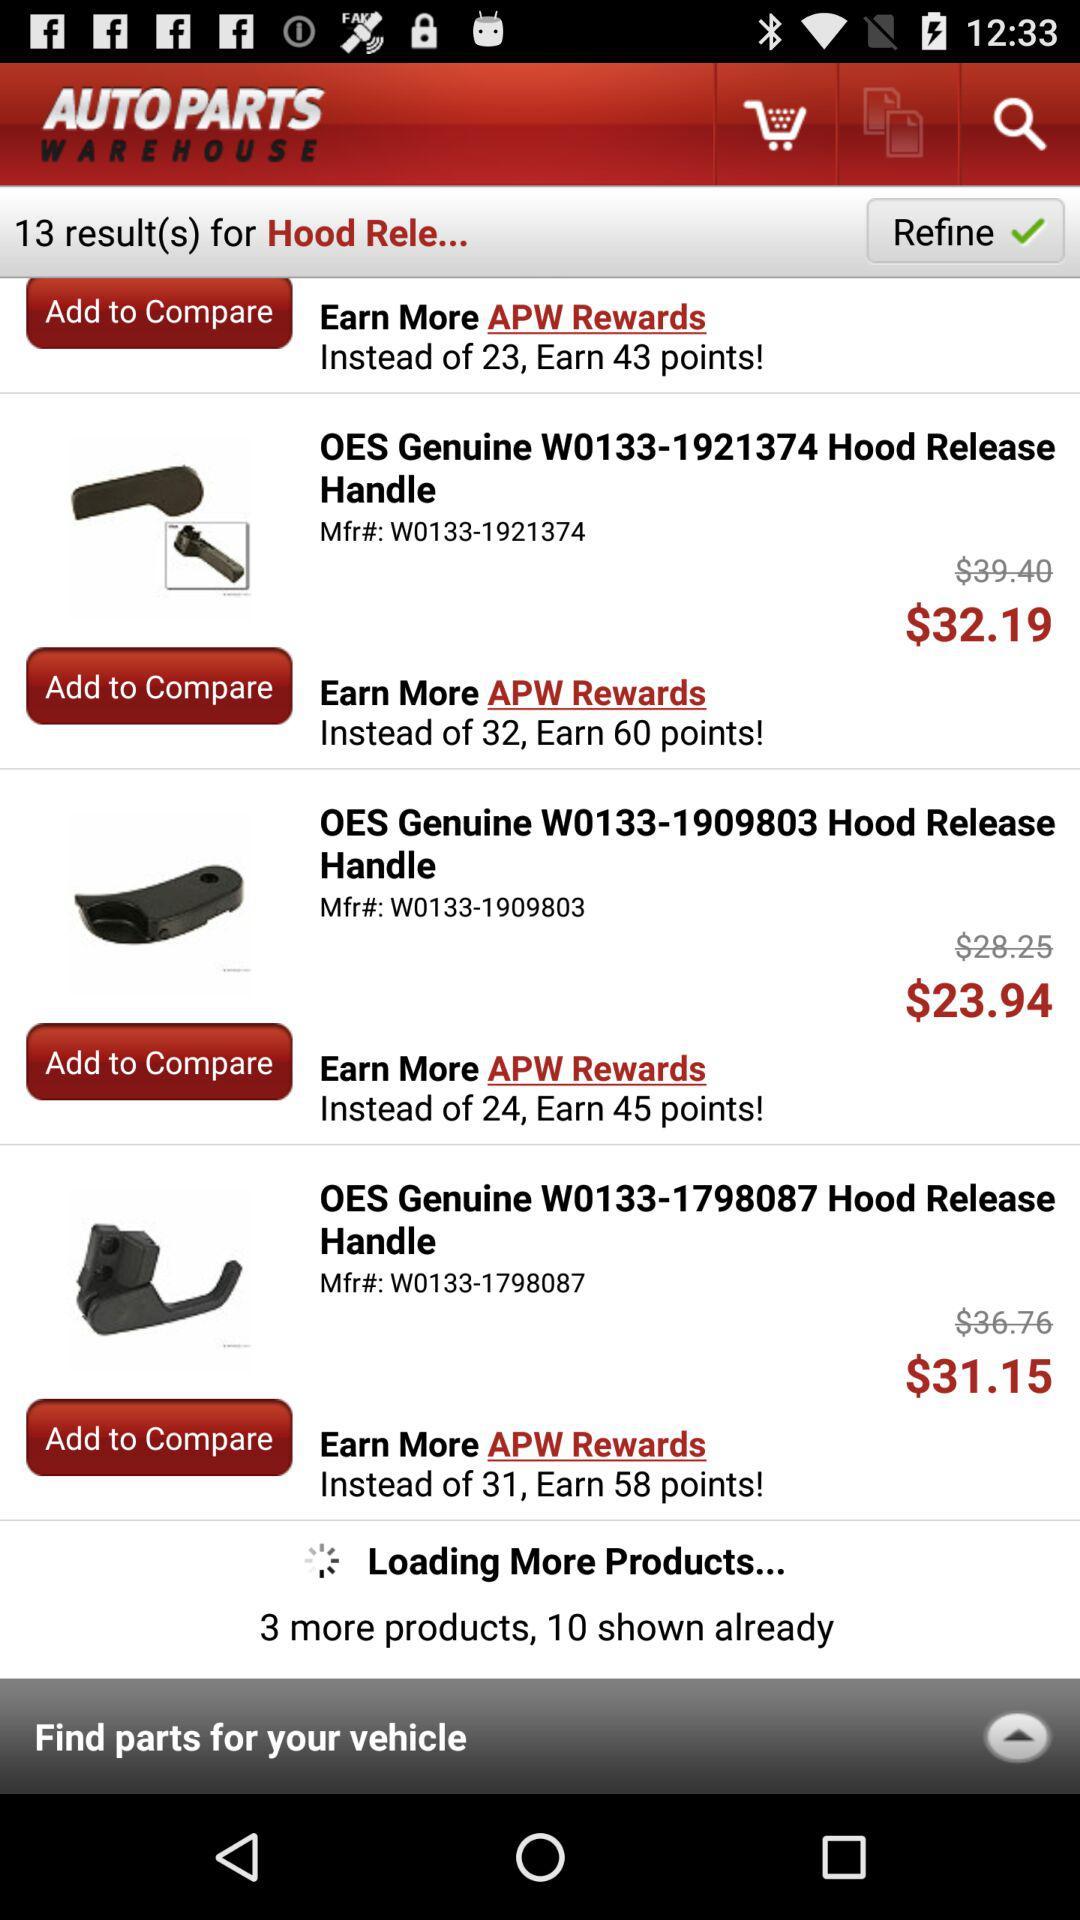 The height and width of the screenshot is (1920, 1080). I want to click on the copy icon, so click(895, 131).